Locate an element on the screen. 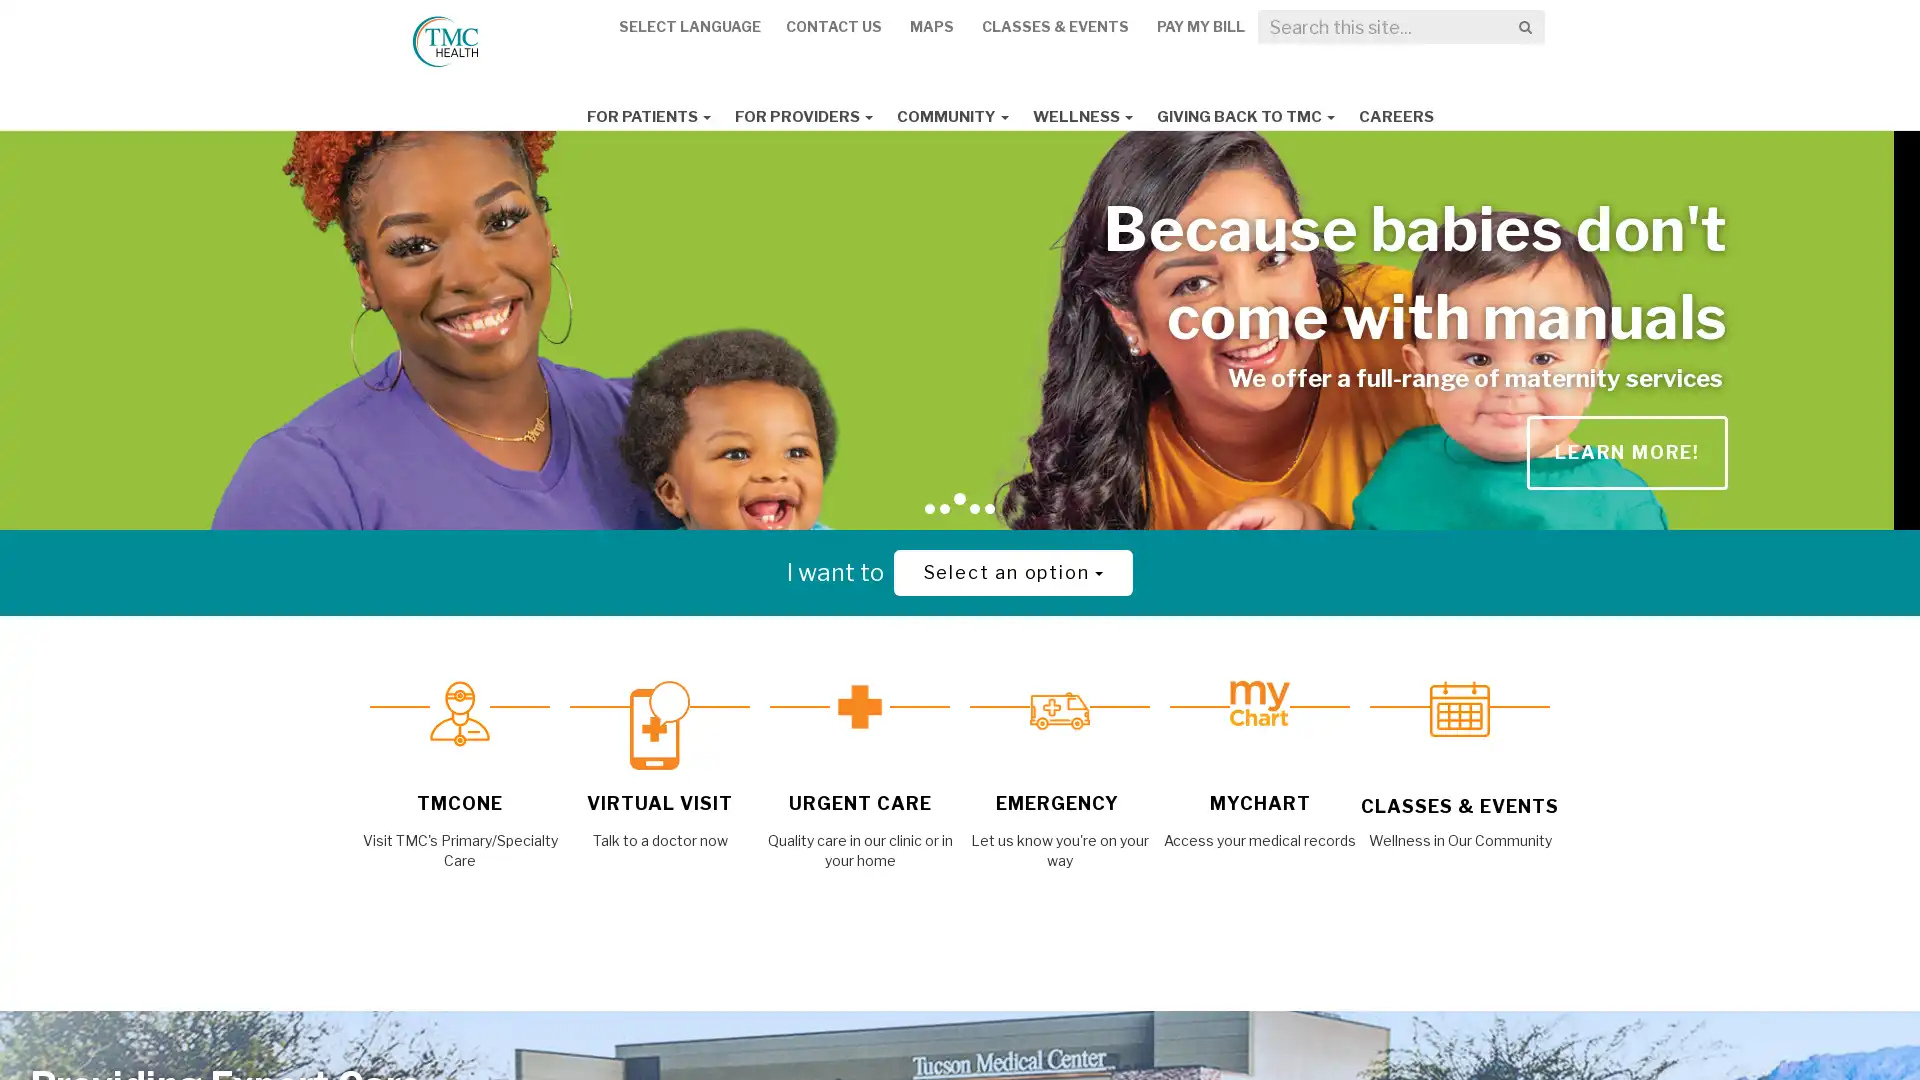 Image resolution: width=1920 pixels, height=1080 pixels. Select an option is located at coordinates (1012, 572).